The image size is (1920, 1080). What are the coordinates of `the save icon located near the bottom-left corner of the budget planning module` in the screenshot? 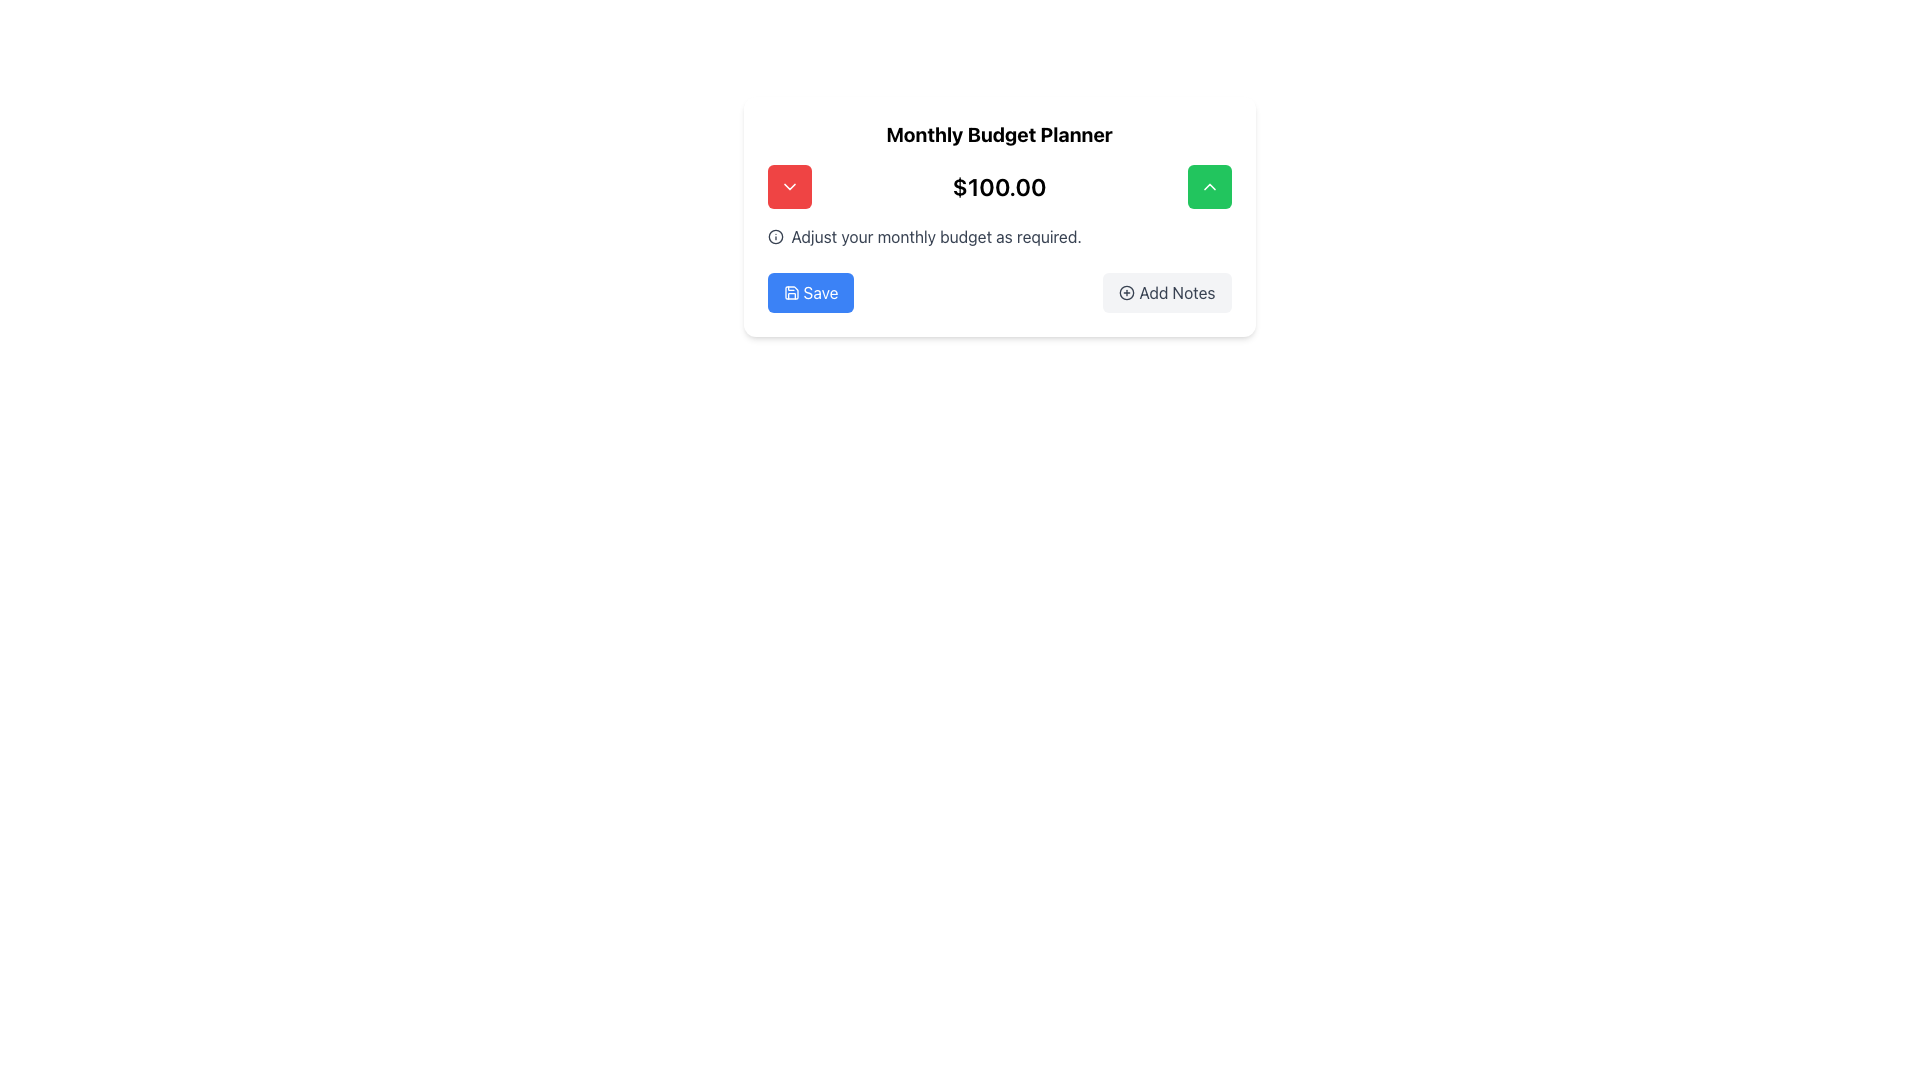 It's located at (790, 293).